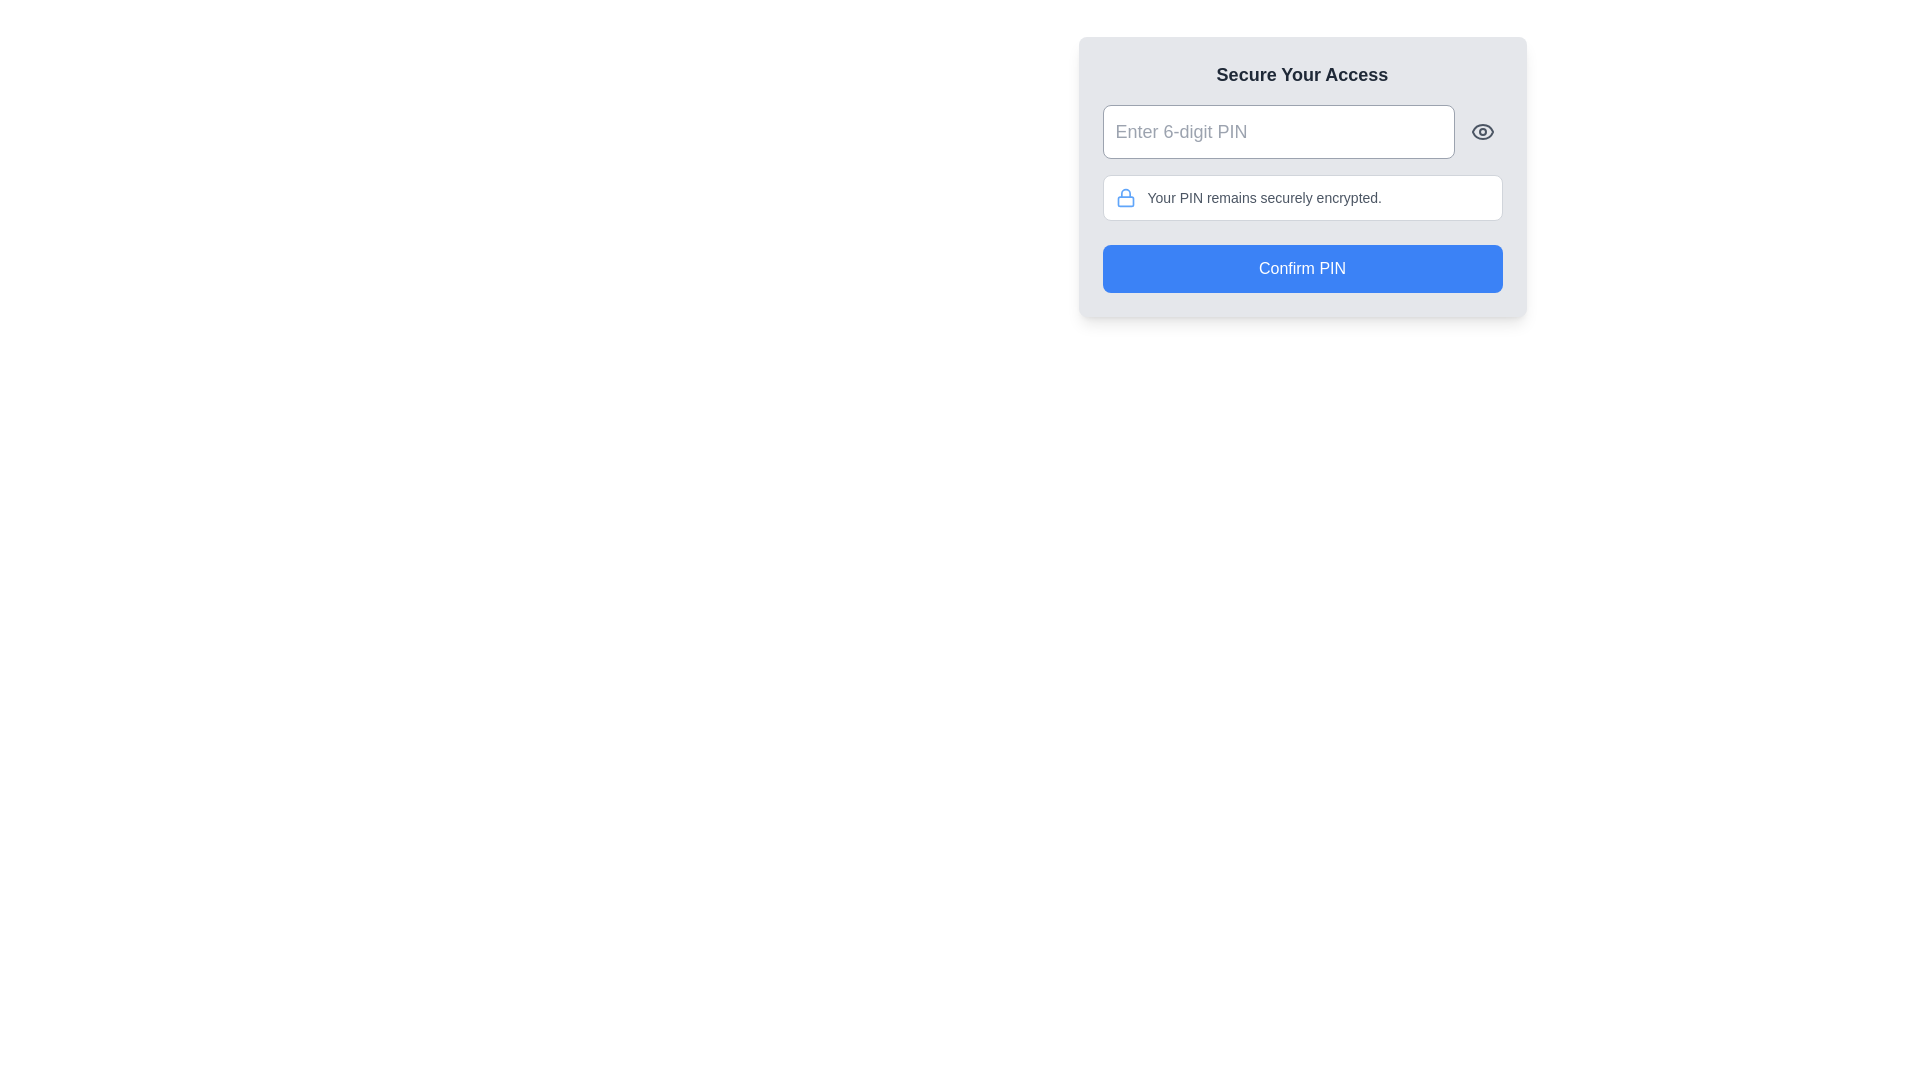 Image resolution: width=1920 pixels, height=1080 pixels. What do you see at coordinates (1263, 197) in the screenshot?
I see `the static text label providing reassurance about PIN security, located beneath an input field and above the 'Confirm PIN' button` at bounding box center [1263, 197].